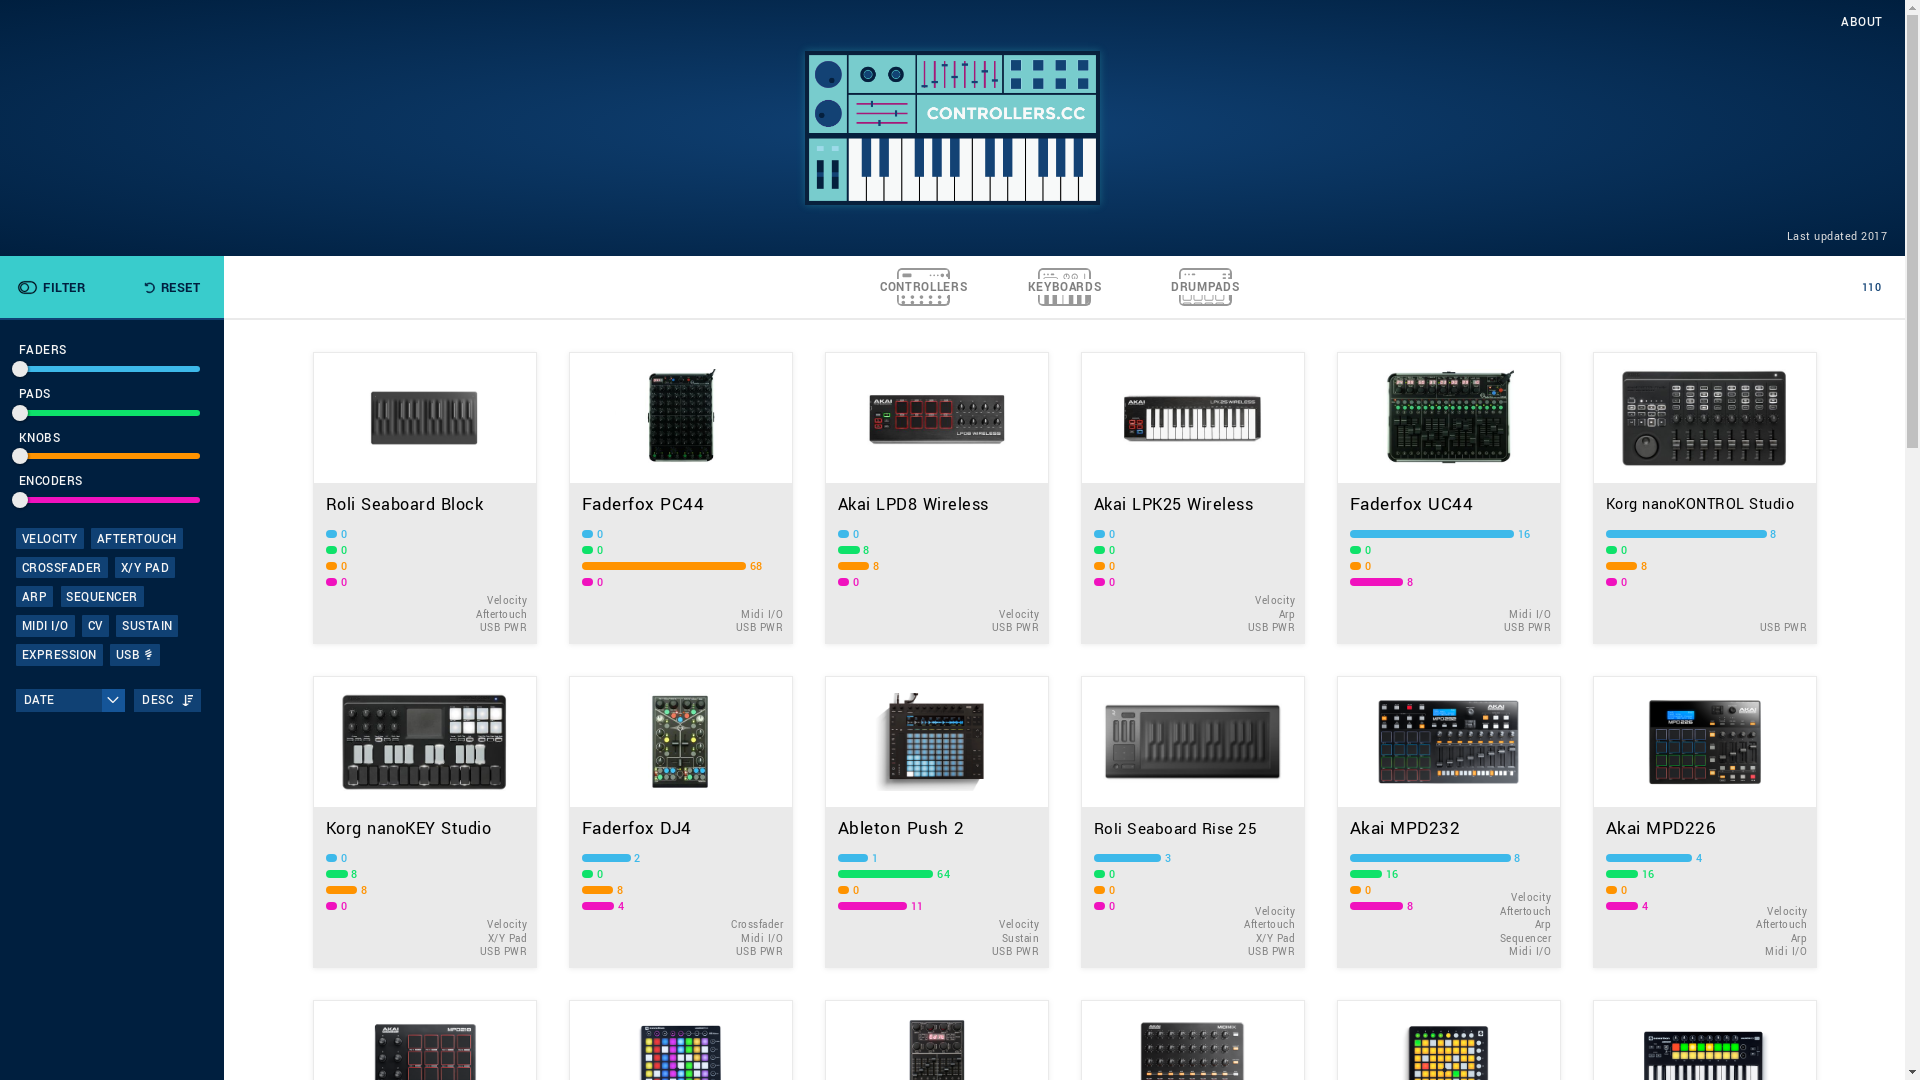 Image resolution: width=1920 pixels, height=1080 pixels. What do you see at coordinates (143, 567) in the screenshot?
I see `'X/Y PAD'` at bounding box center [143, 567].